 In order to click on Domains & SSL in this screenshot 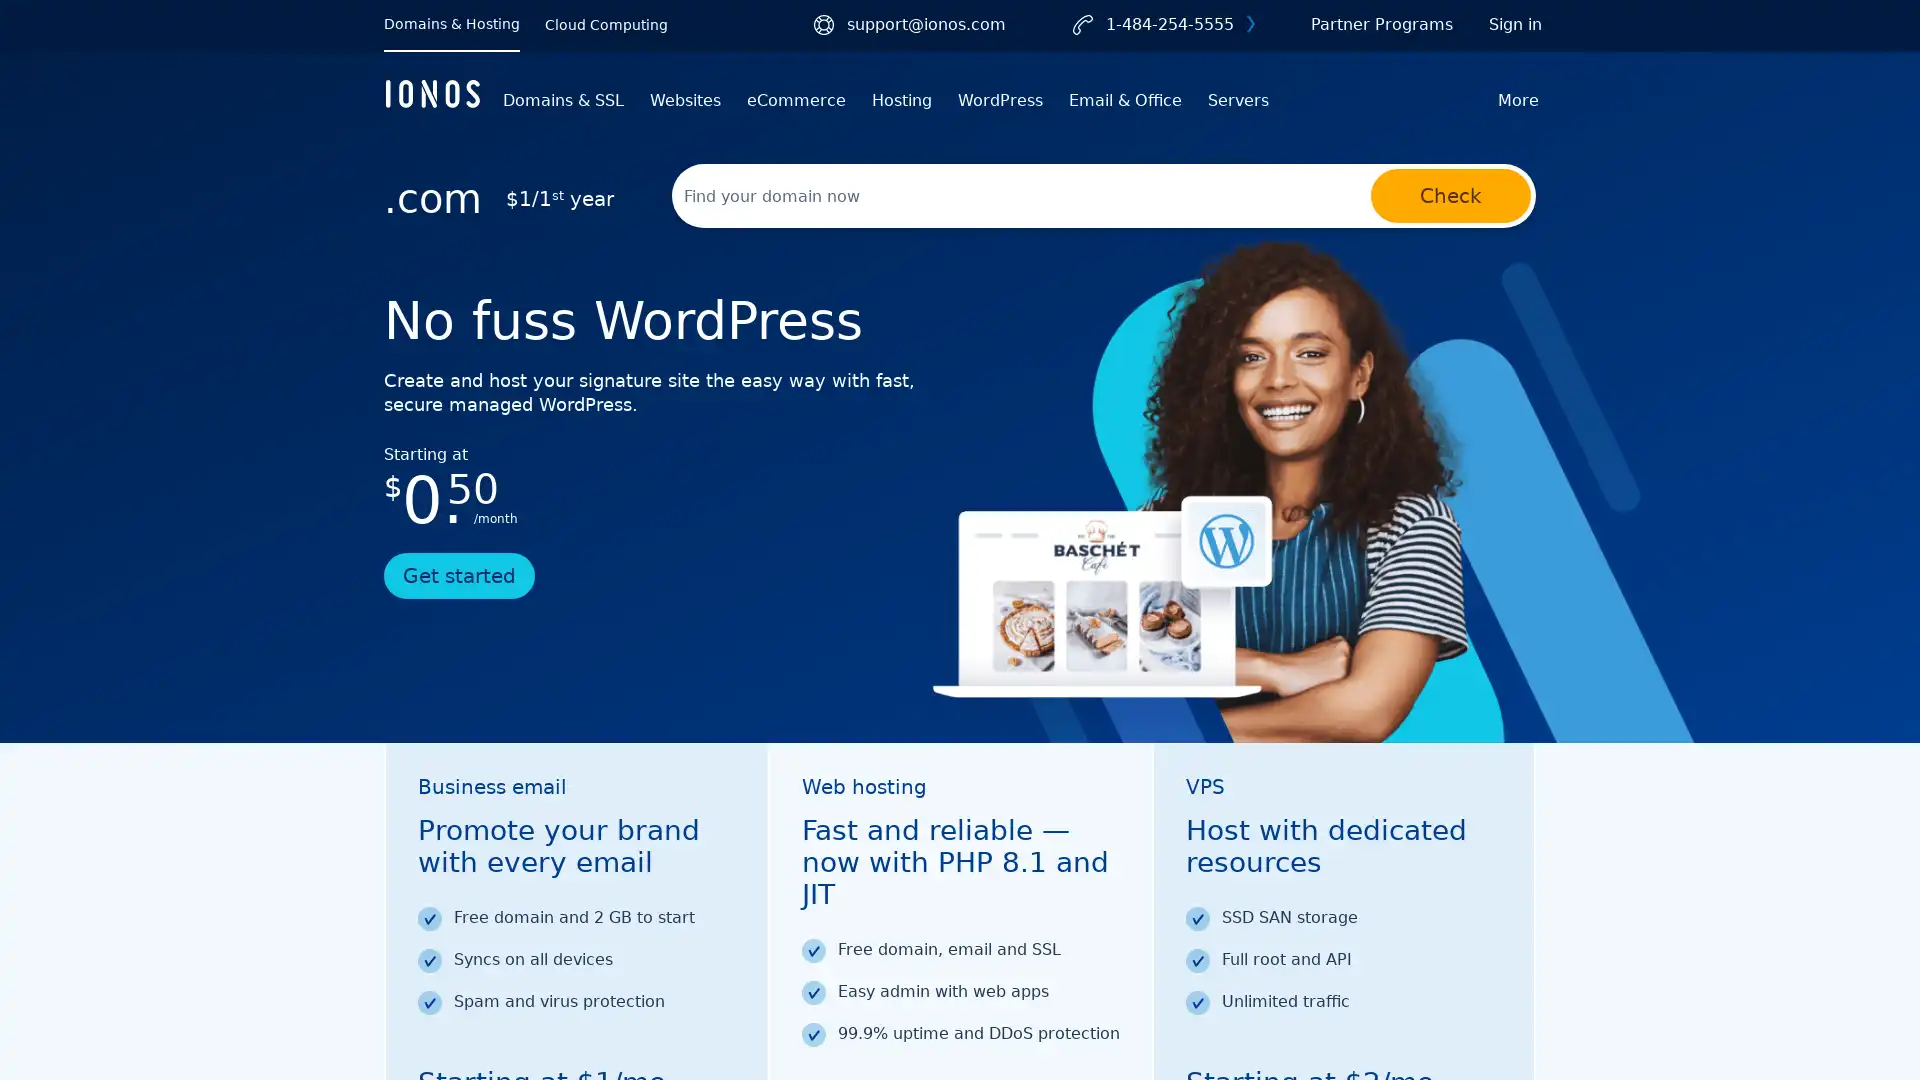, I will do `click(560, 100)`.